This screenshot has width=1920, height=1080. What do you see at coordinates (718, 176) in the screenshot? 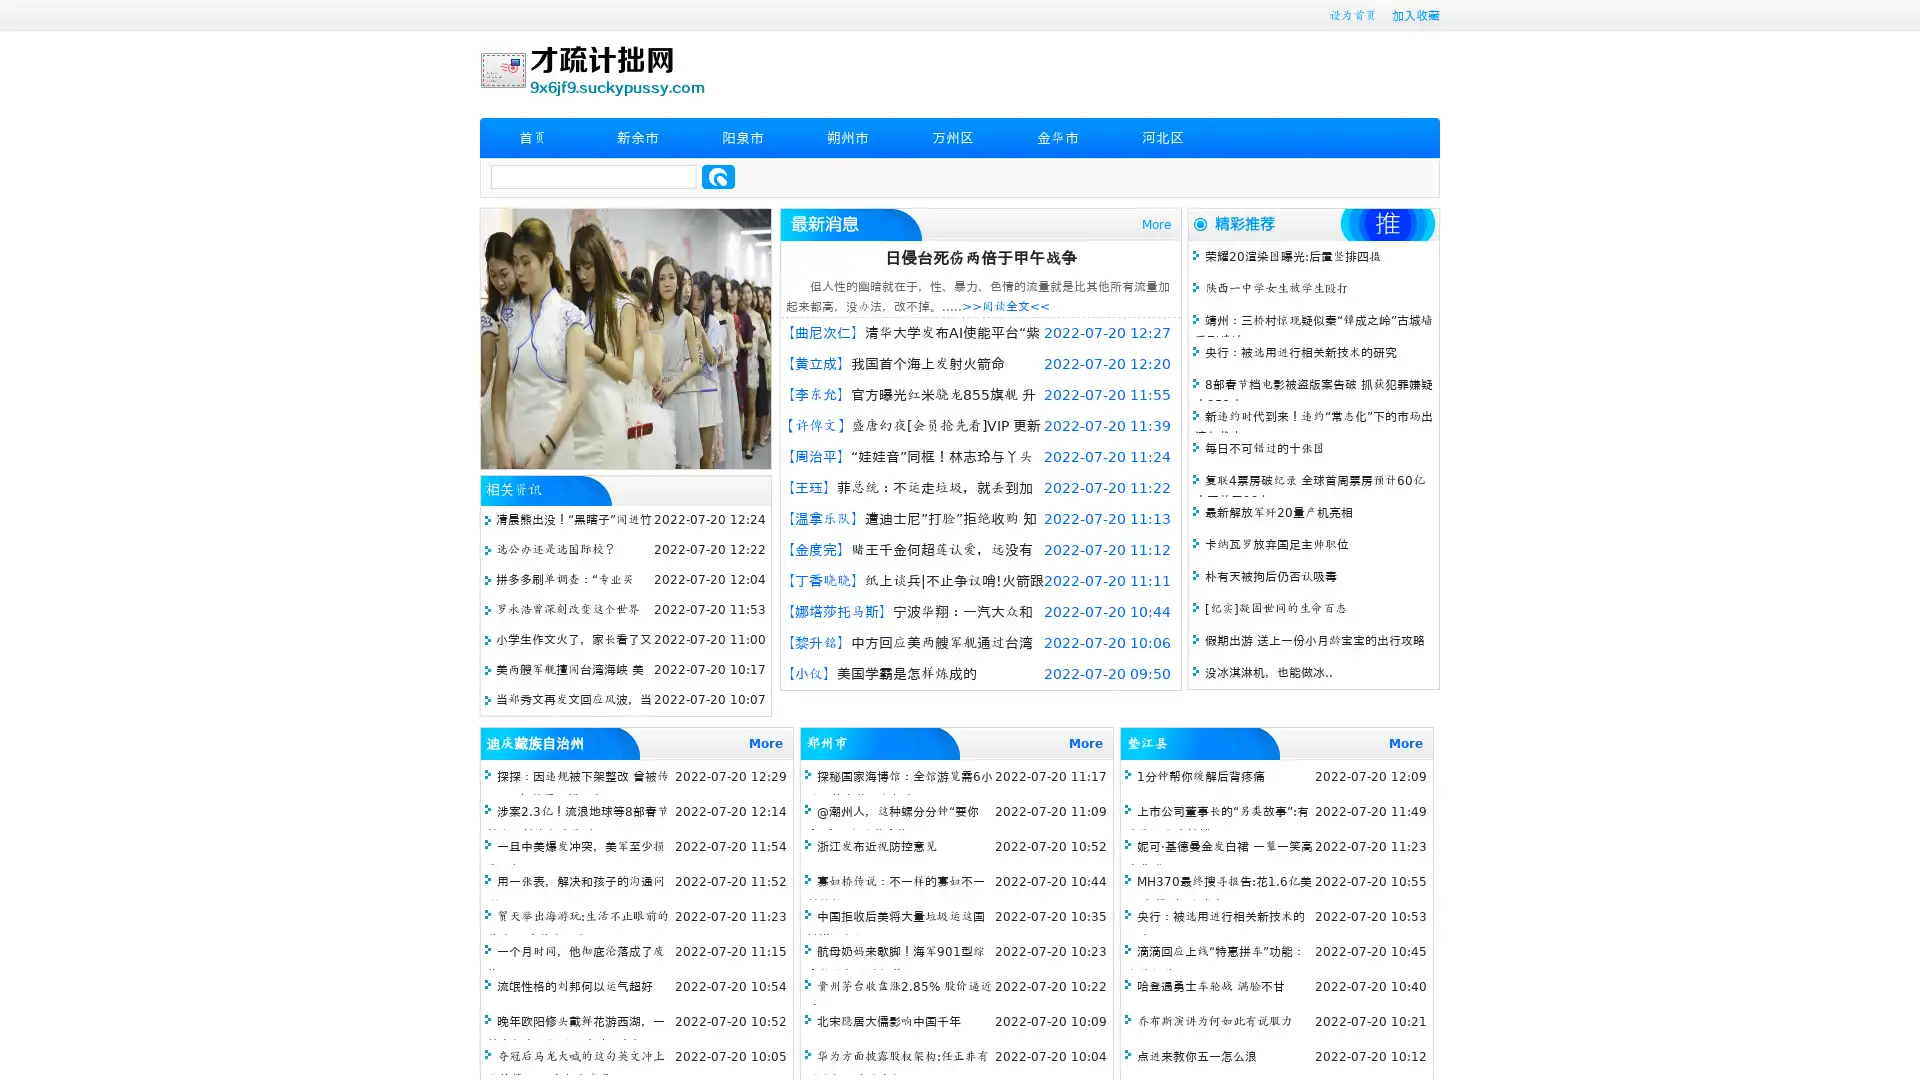
I see `Search` at bounding box center [718, 176].